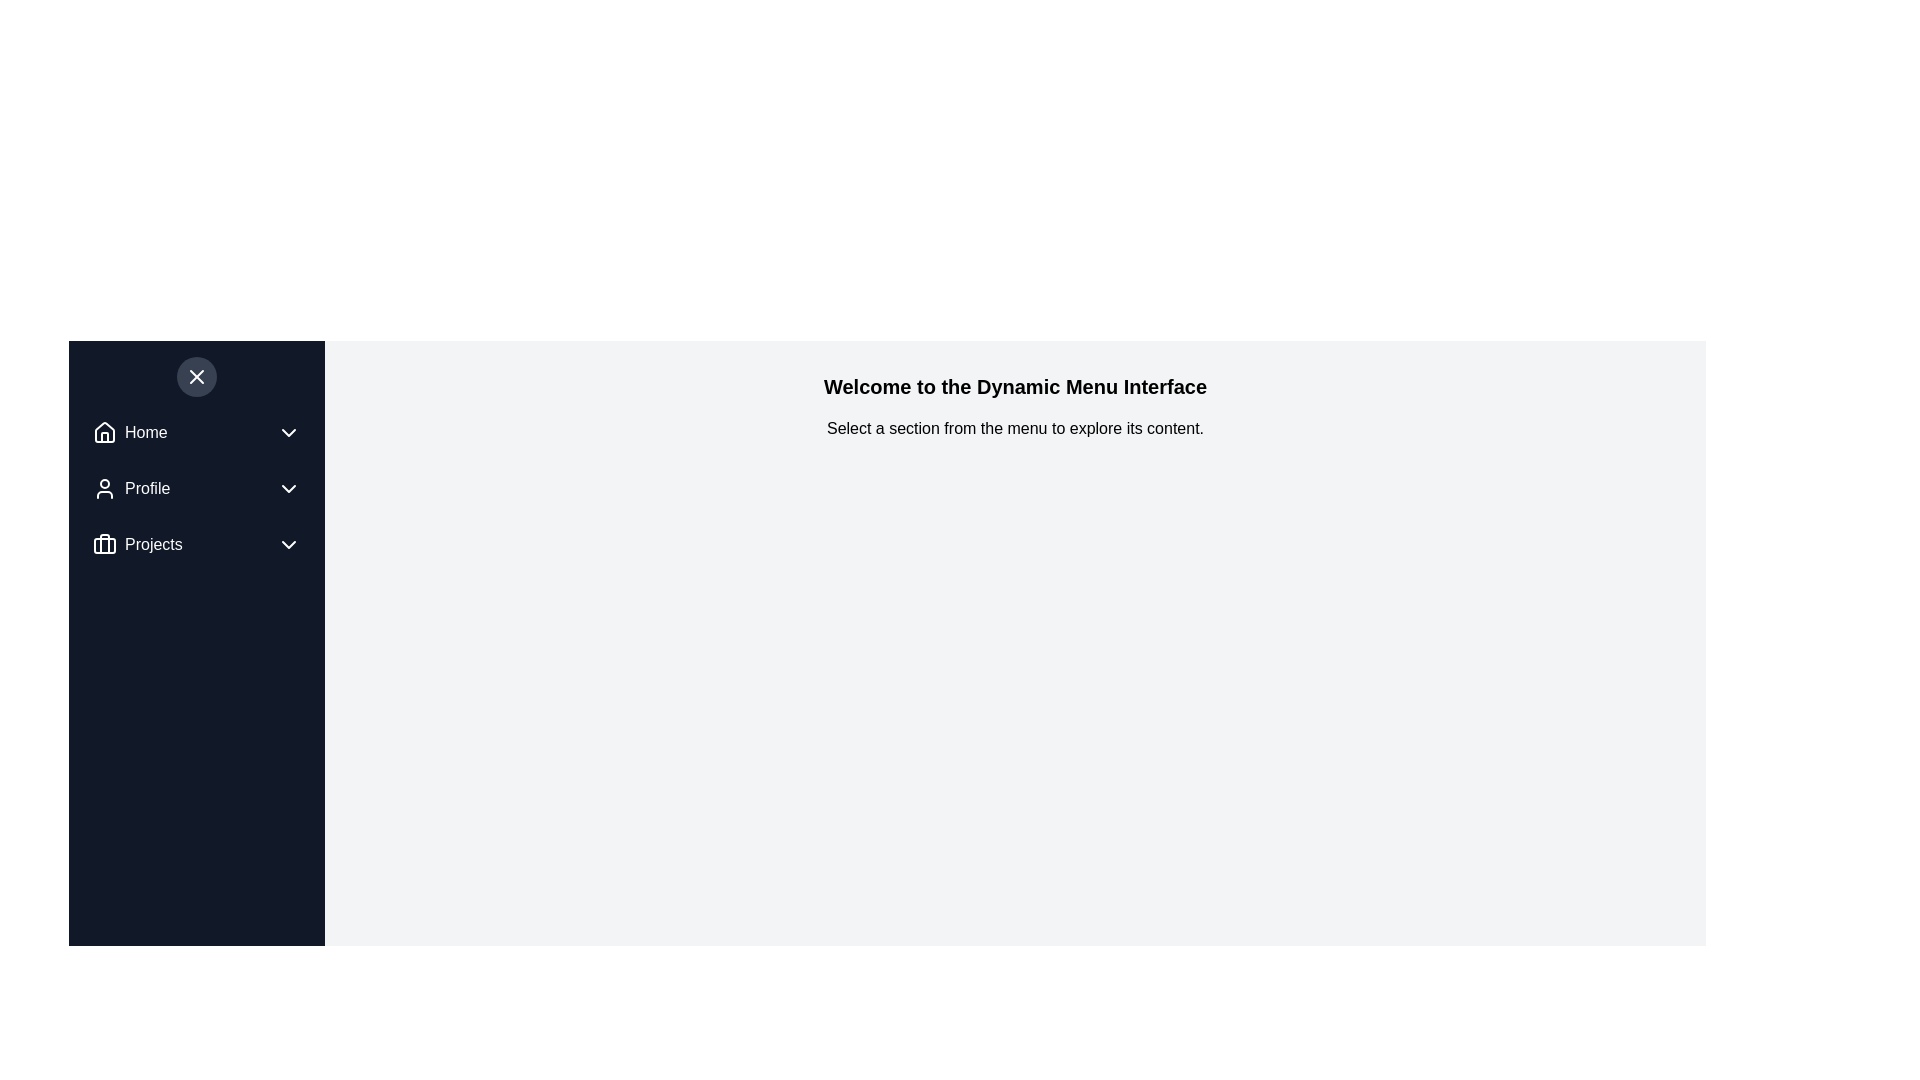 This screenshot has height=1080, width=1920. I want to click on the small, circular user icon representing a profile located in the vertical navigation menu, so click(104, 489).